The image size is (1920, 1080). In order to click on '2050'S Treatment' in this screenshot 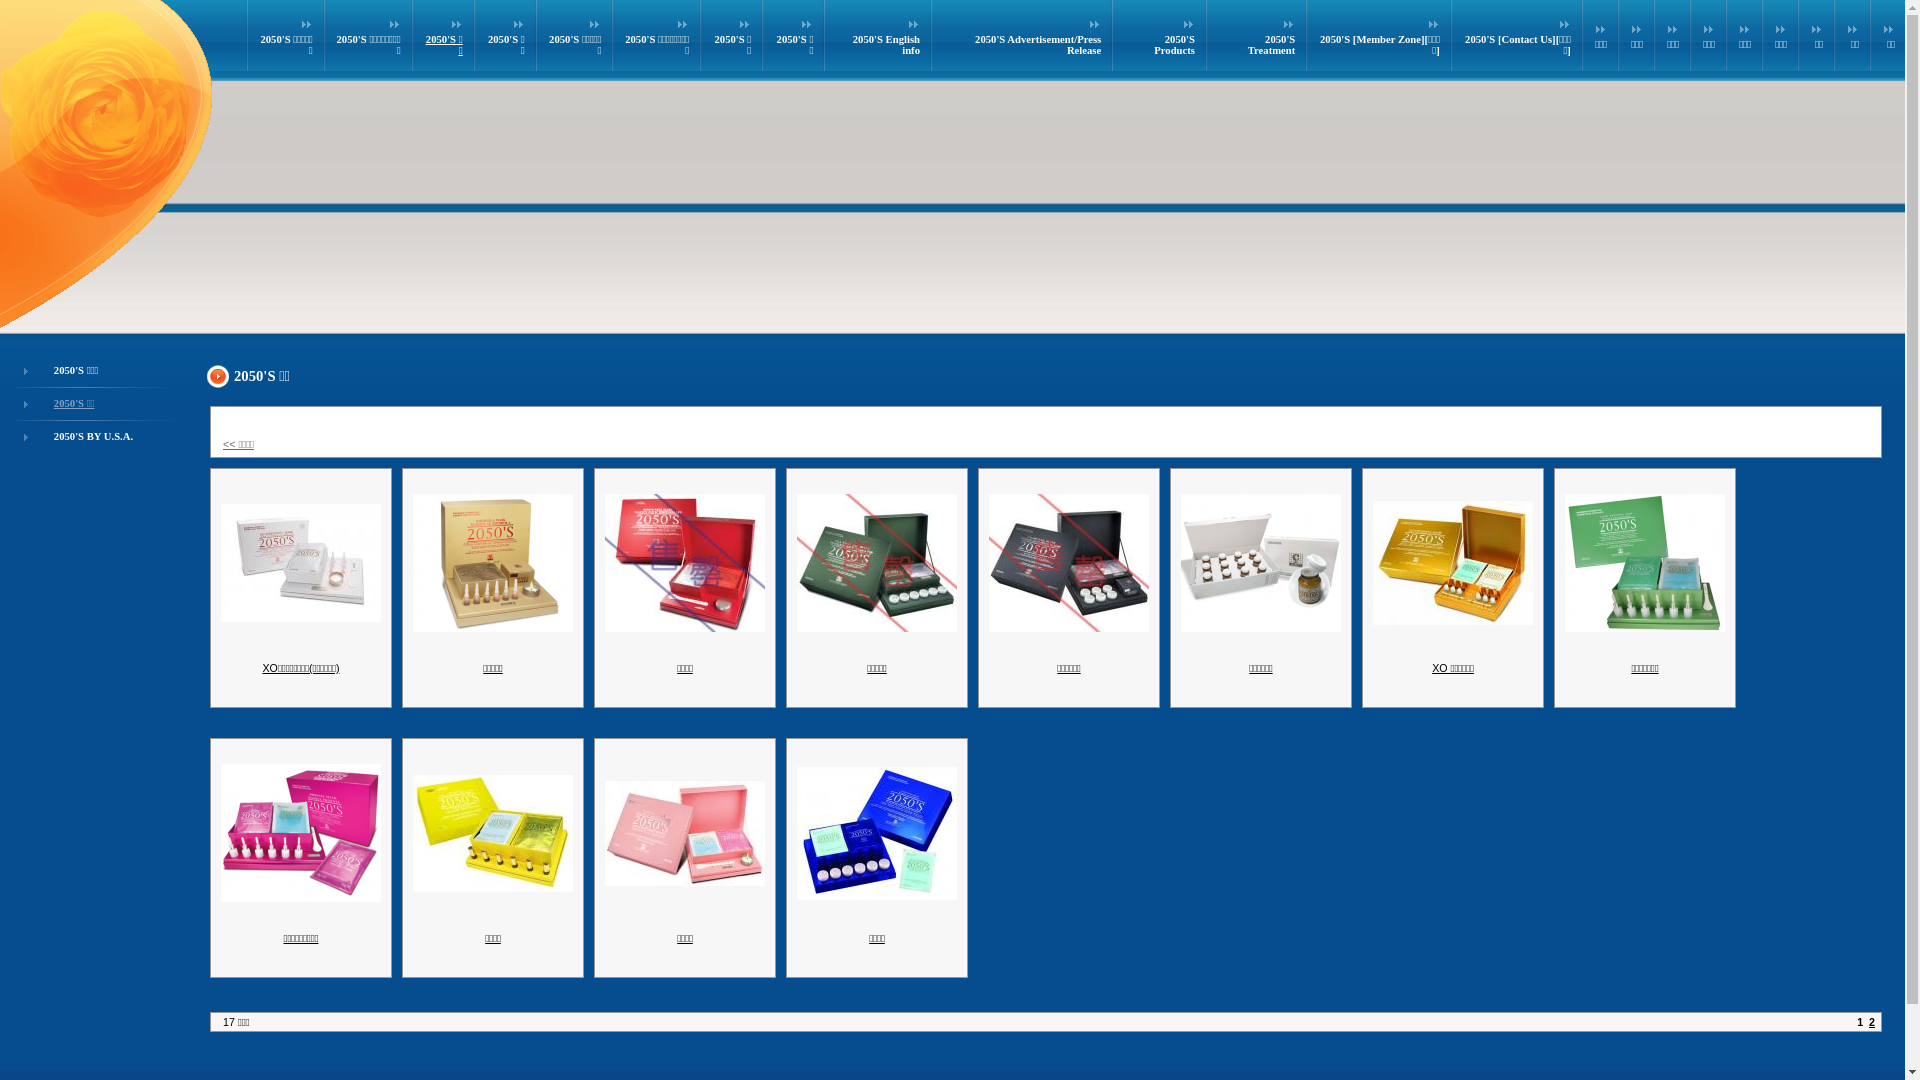, I will do `click(1271, 45)`.